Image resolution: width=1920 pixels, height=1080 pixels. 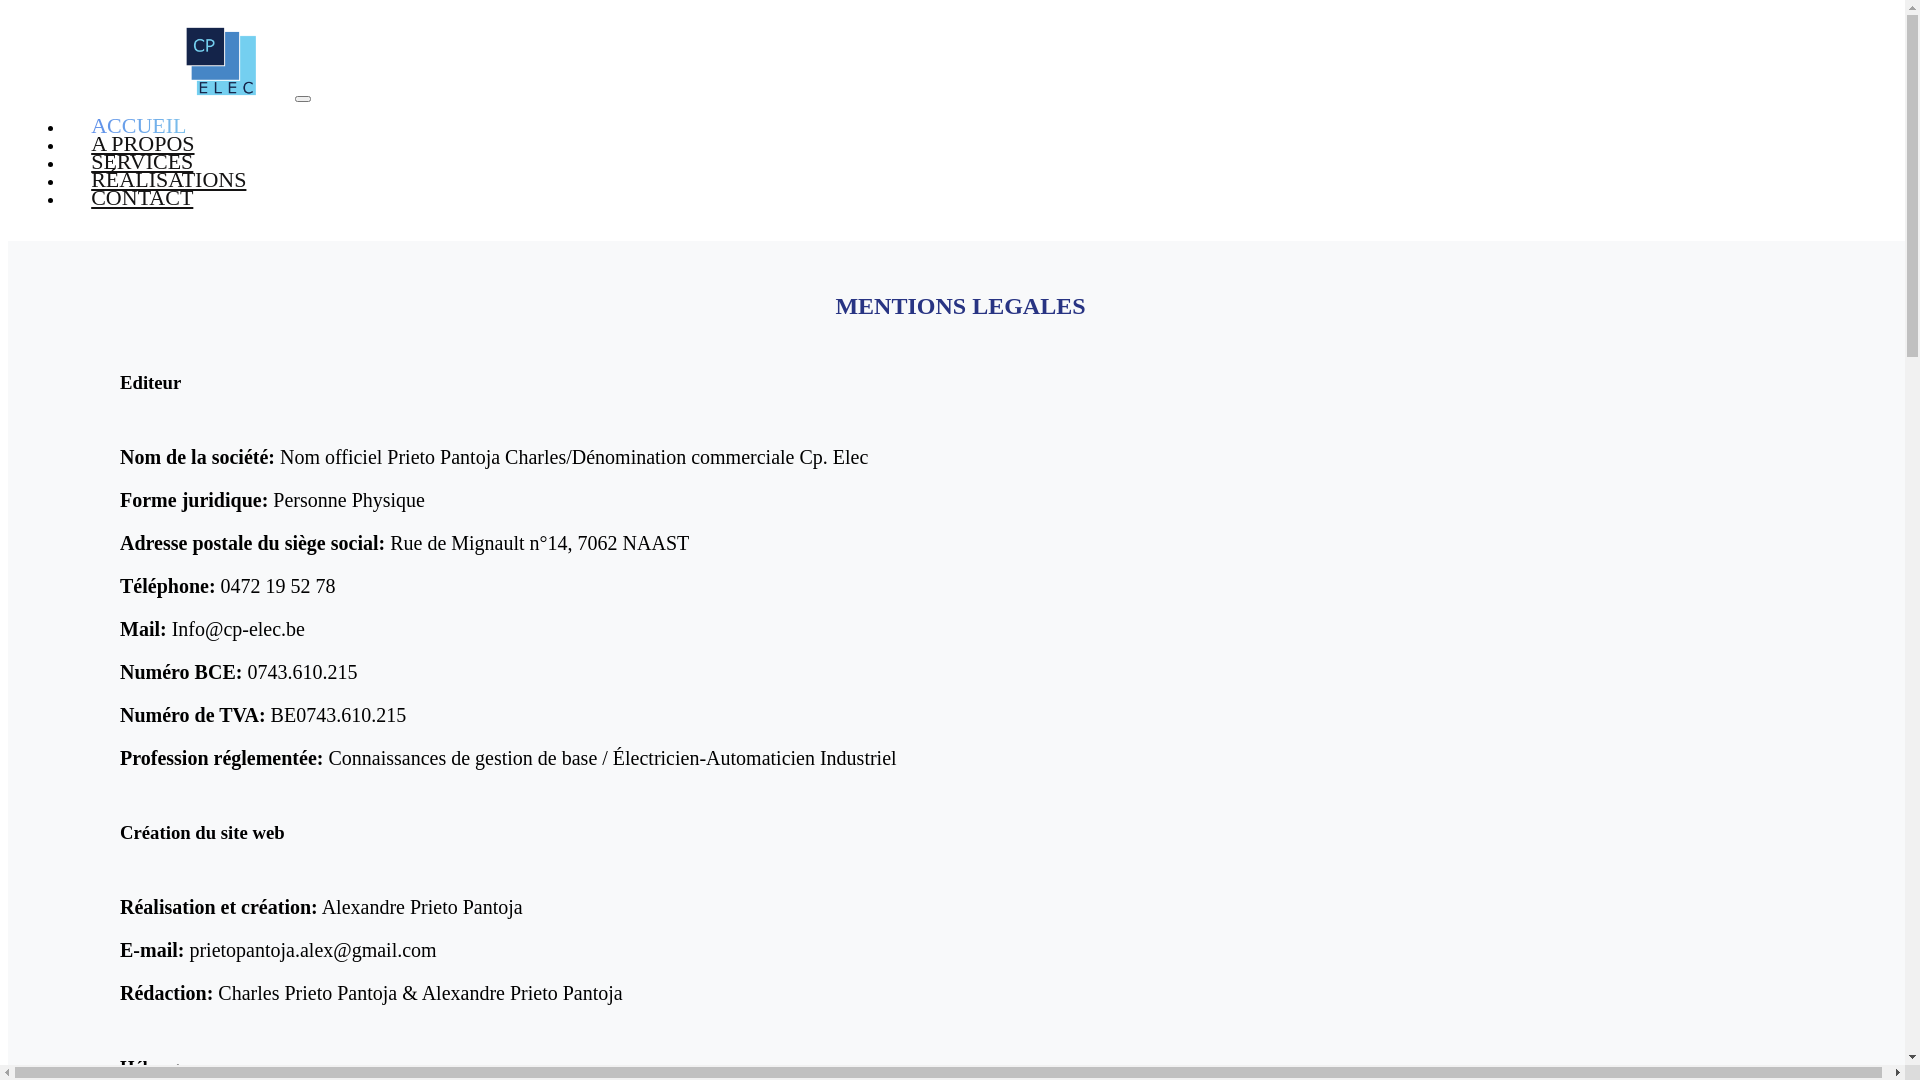 I want to click on 'CONTACT', so click(x=141, y=197).